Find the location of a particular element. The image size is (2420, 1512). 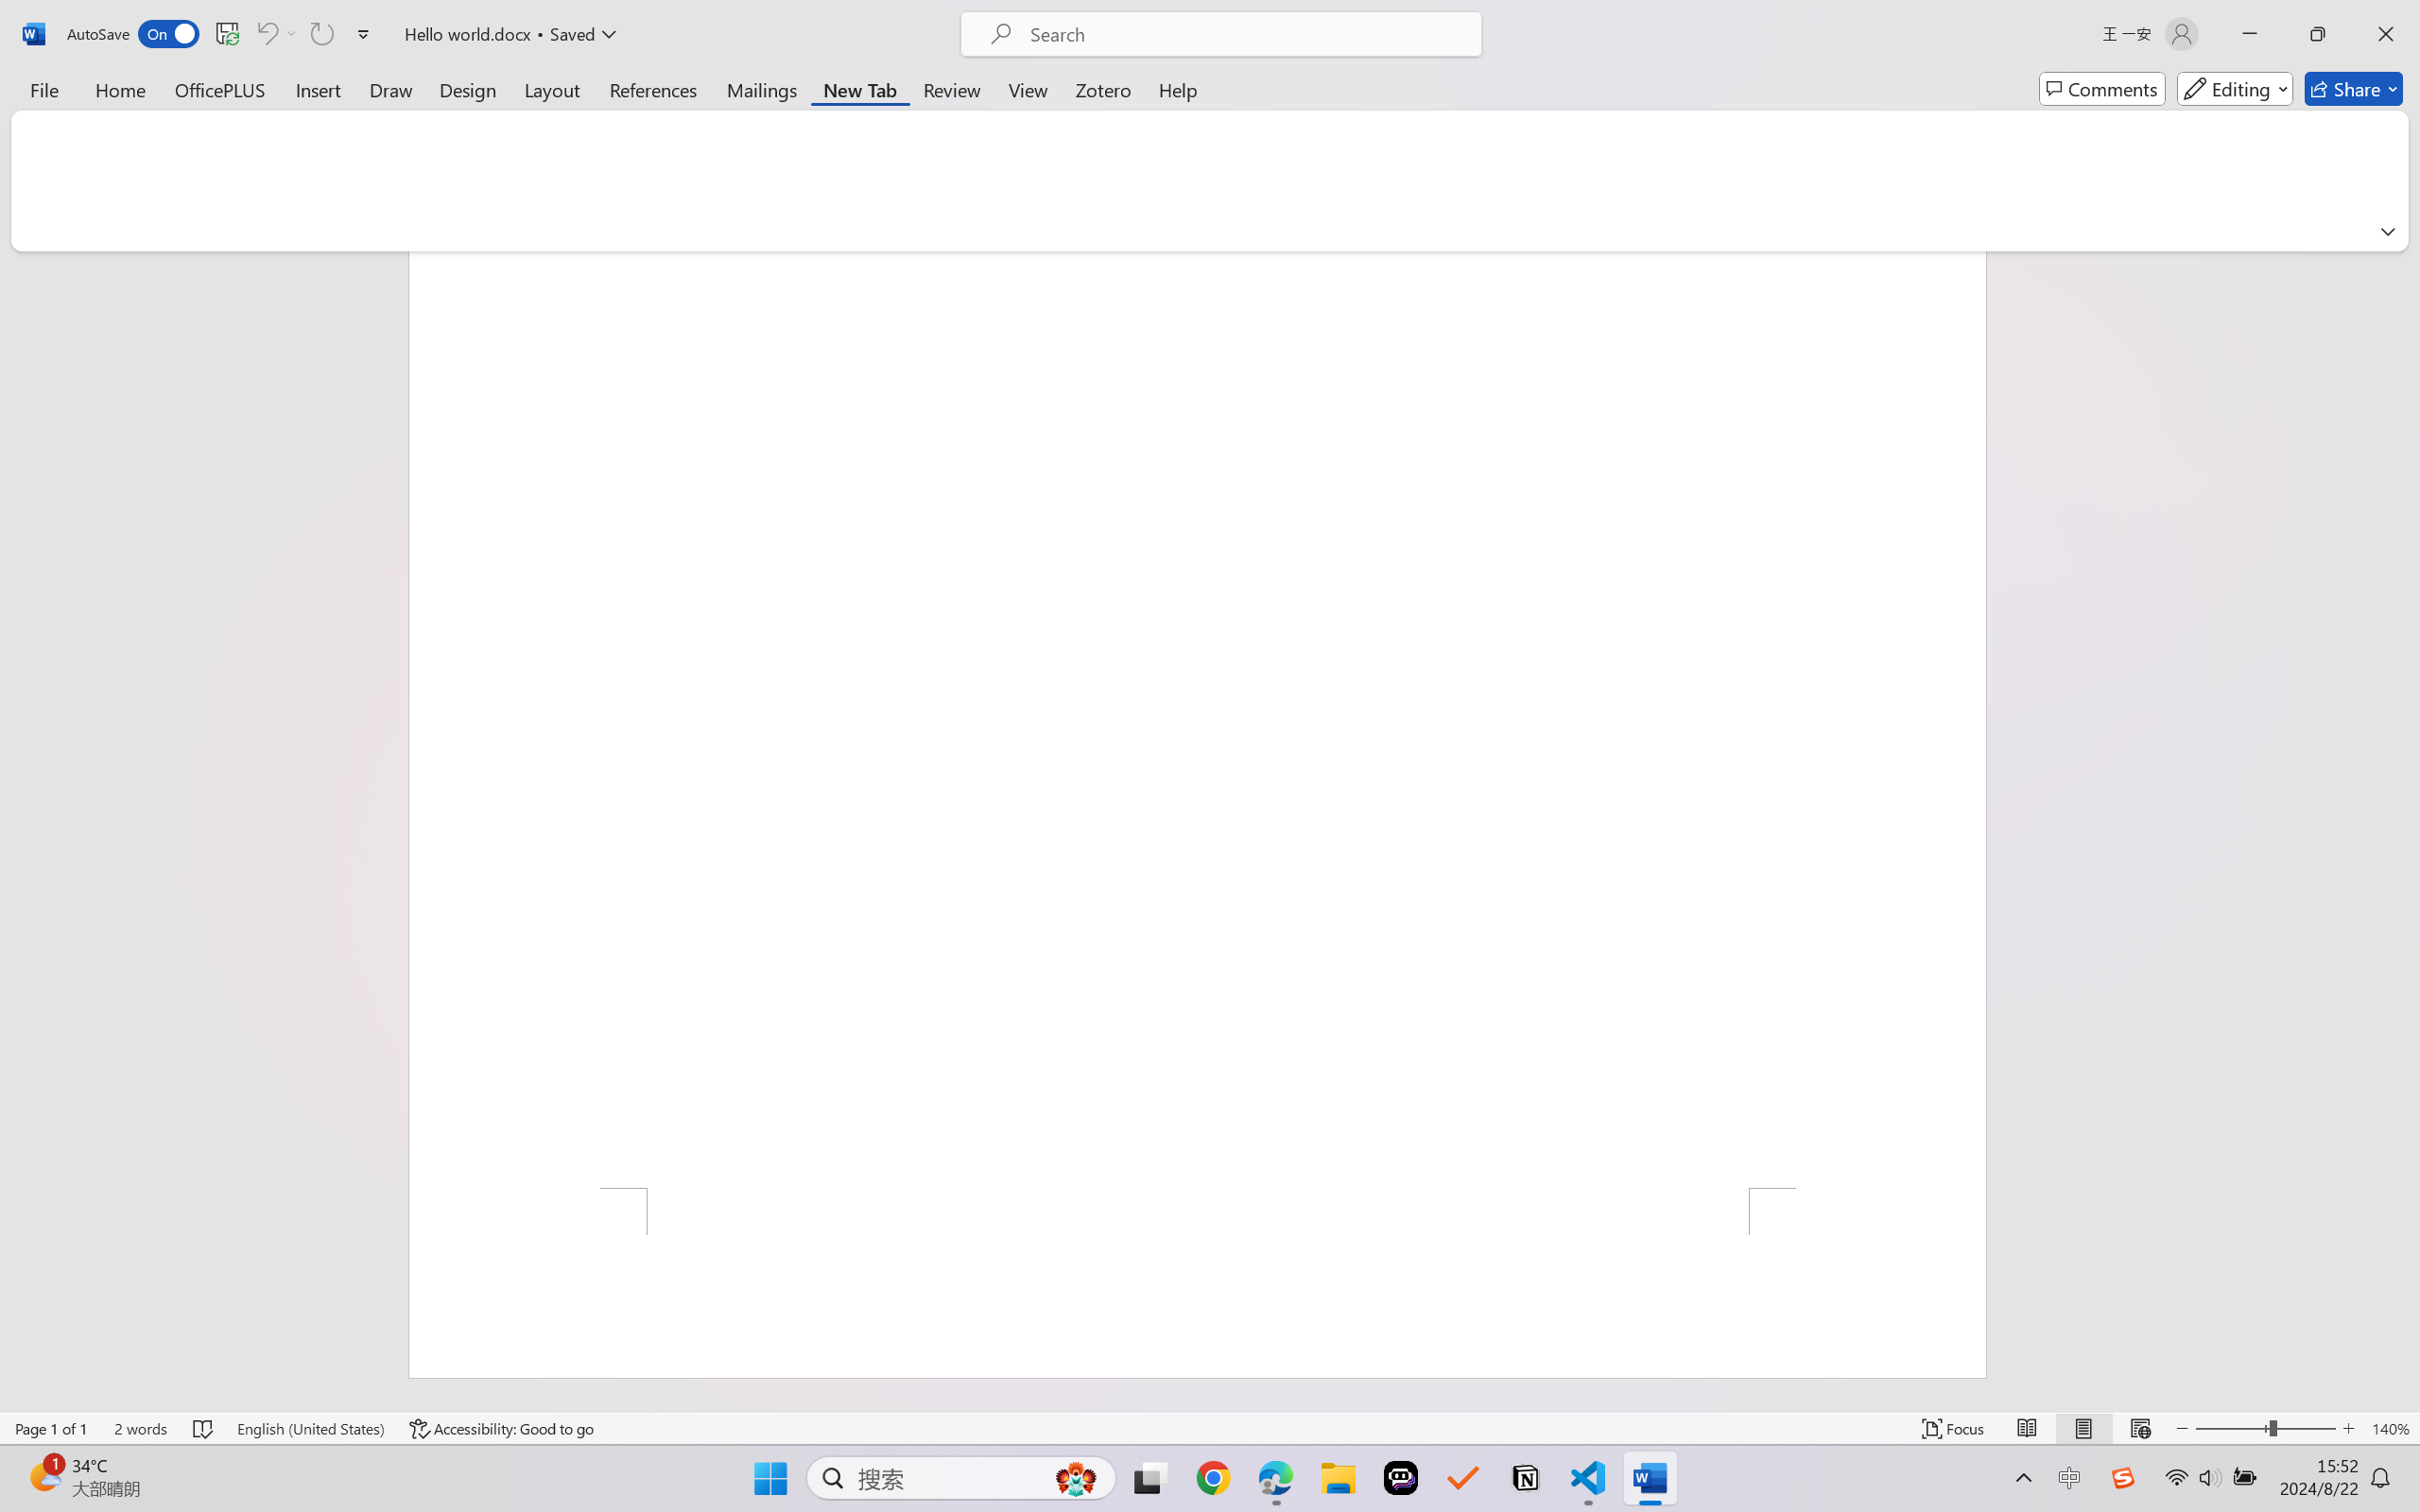

'AutoSave' is located at coordinates (133, 33).